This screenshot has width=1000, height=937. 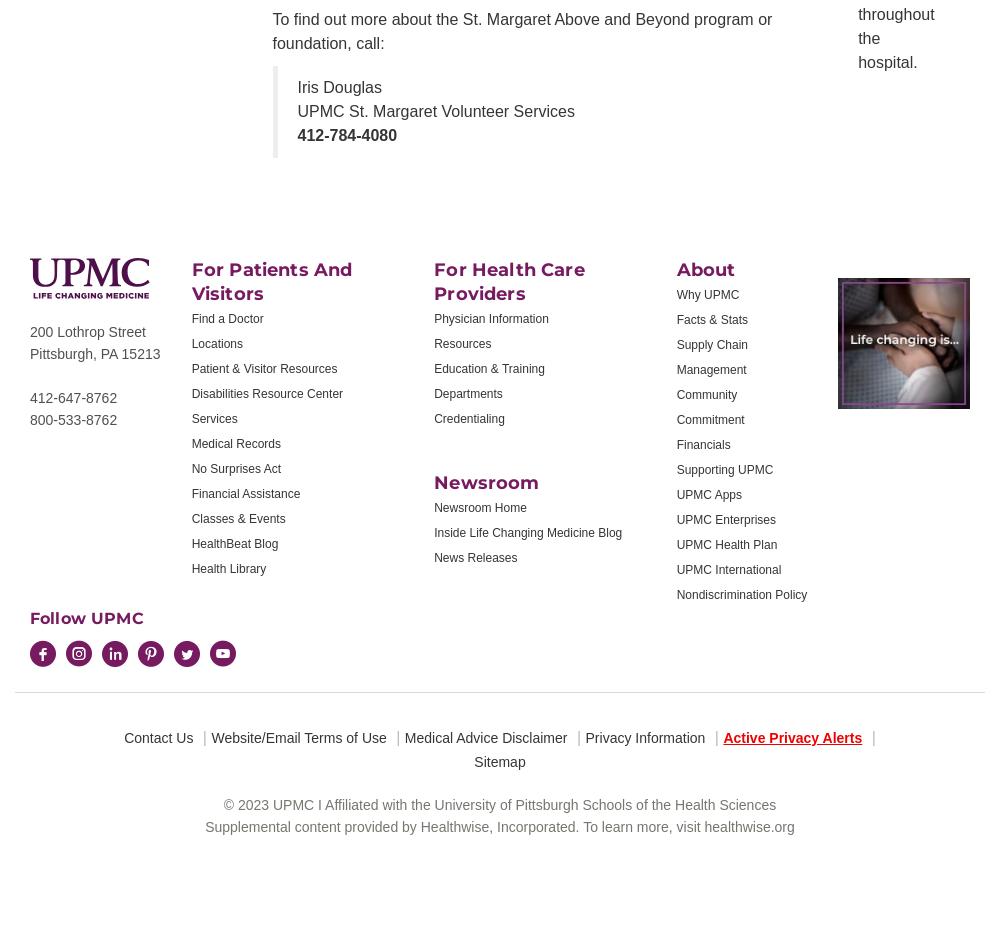 I want to click on 'Financial Assistance', so click(x=244, y=493).